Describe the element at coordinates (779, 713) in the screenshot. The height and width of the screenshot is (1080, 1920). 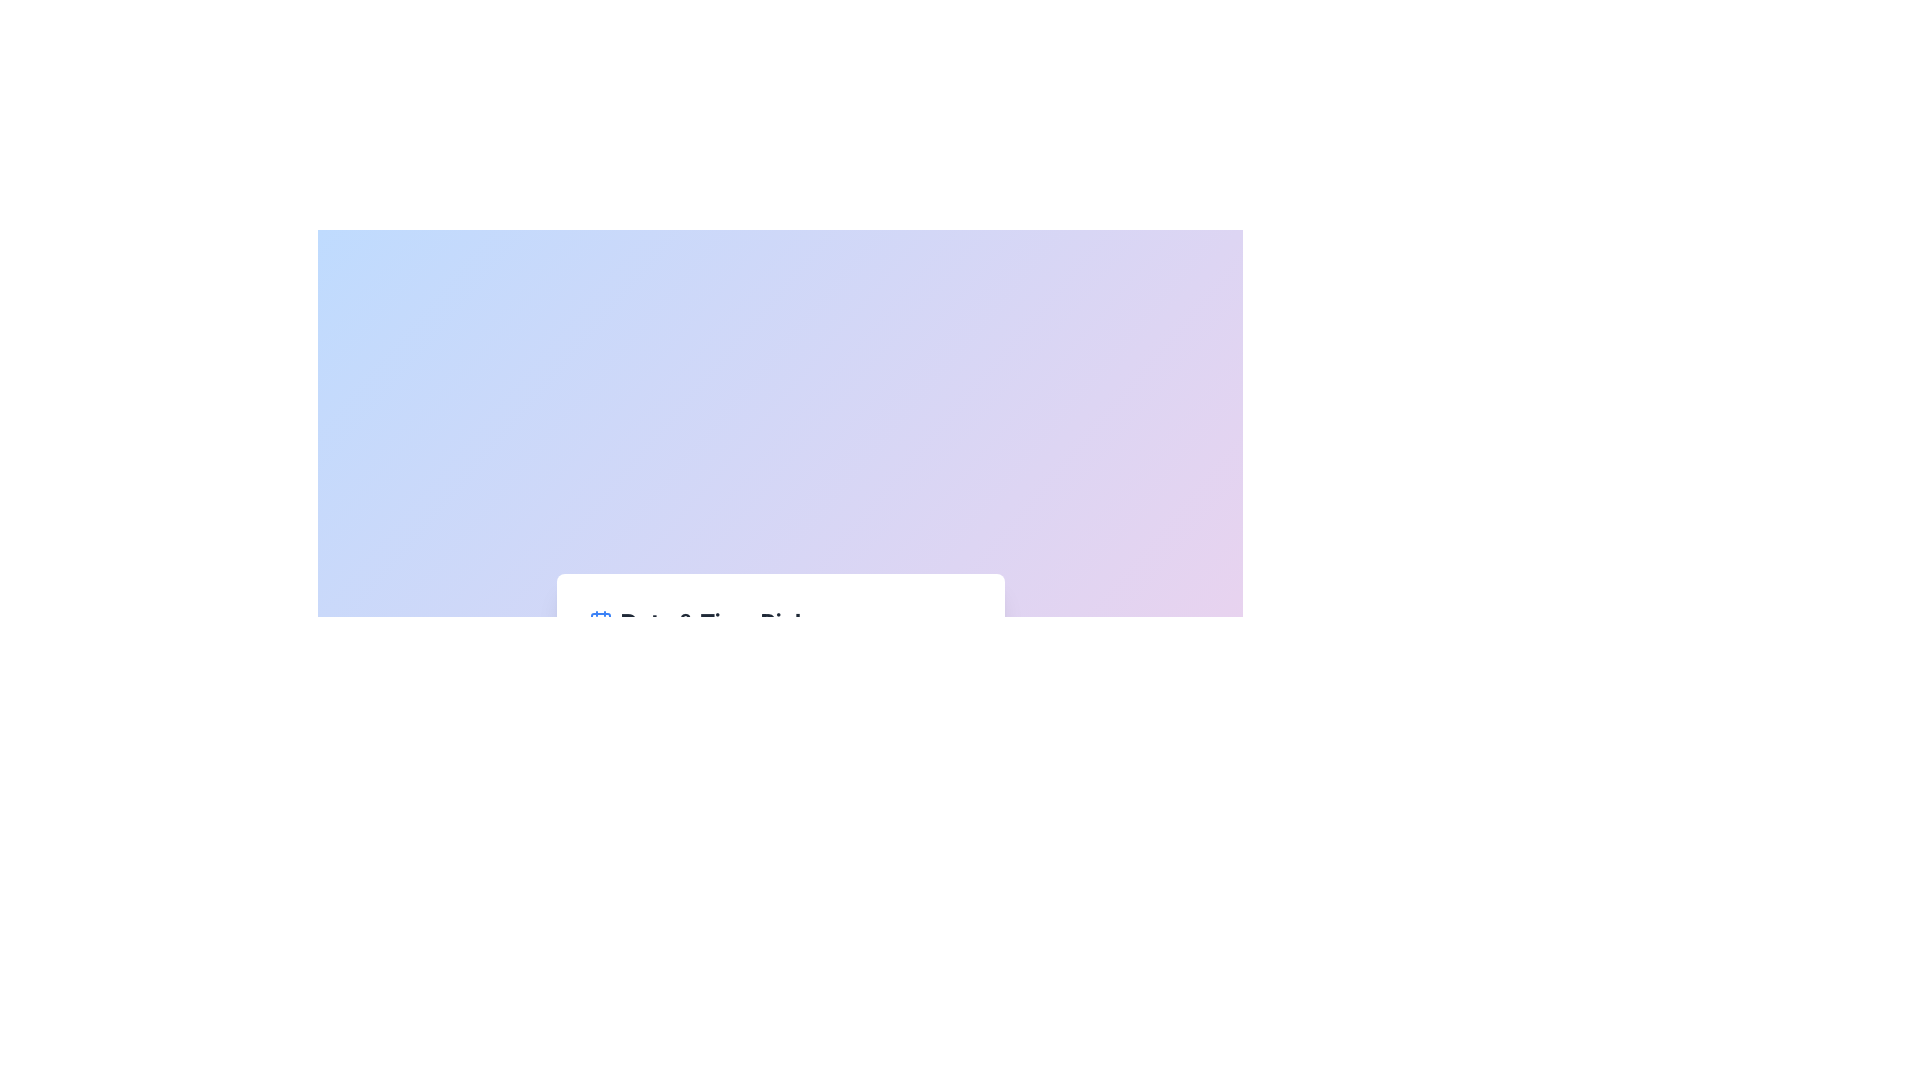
I see `the dropdown menu labeled 'Select Date'` at that location.